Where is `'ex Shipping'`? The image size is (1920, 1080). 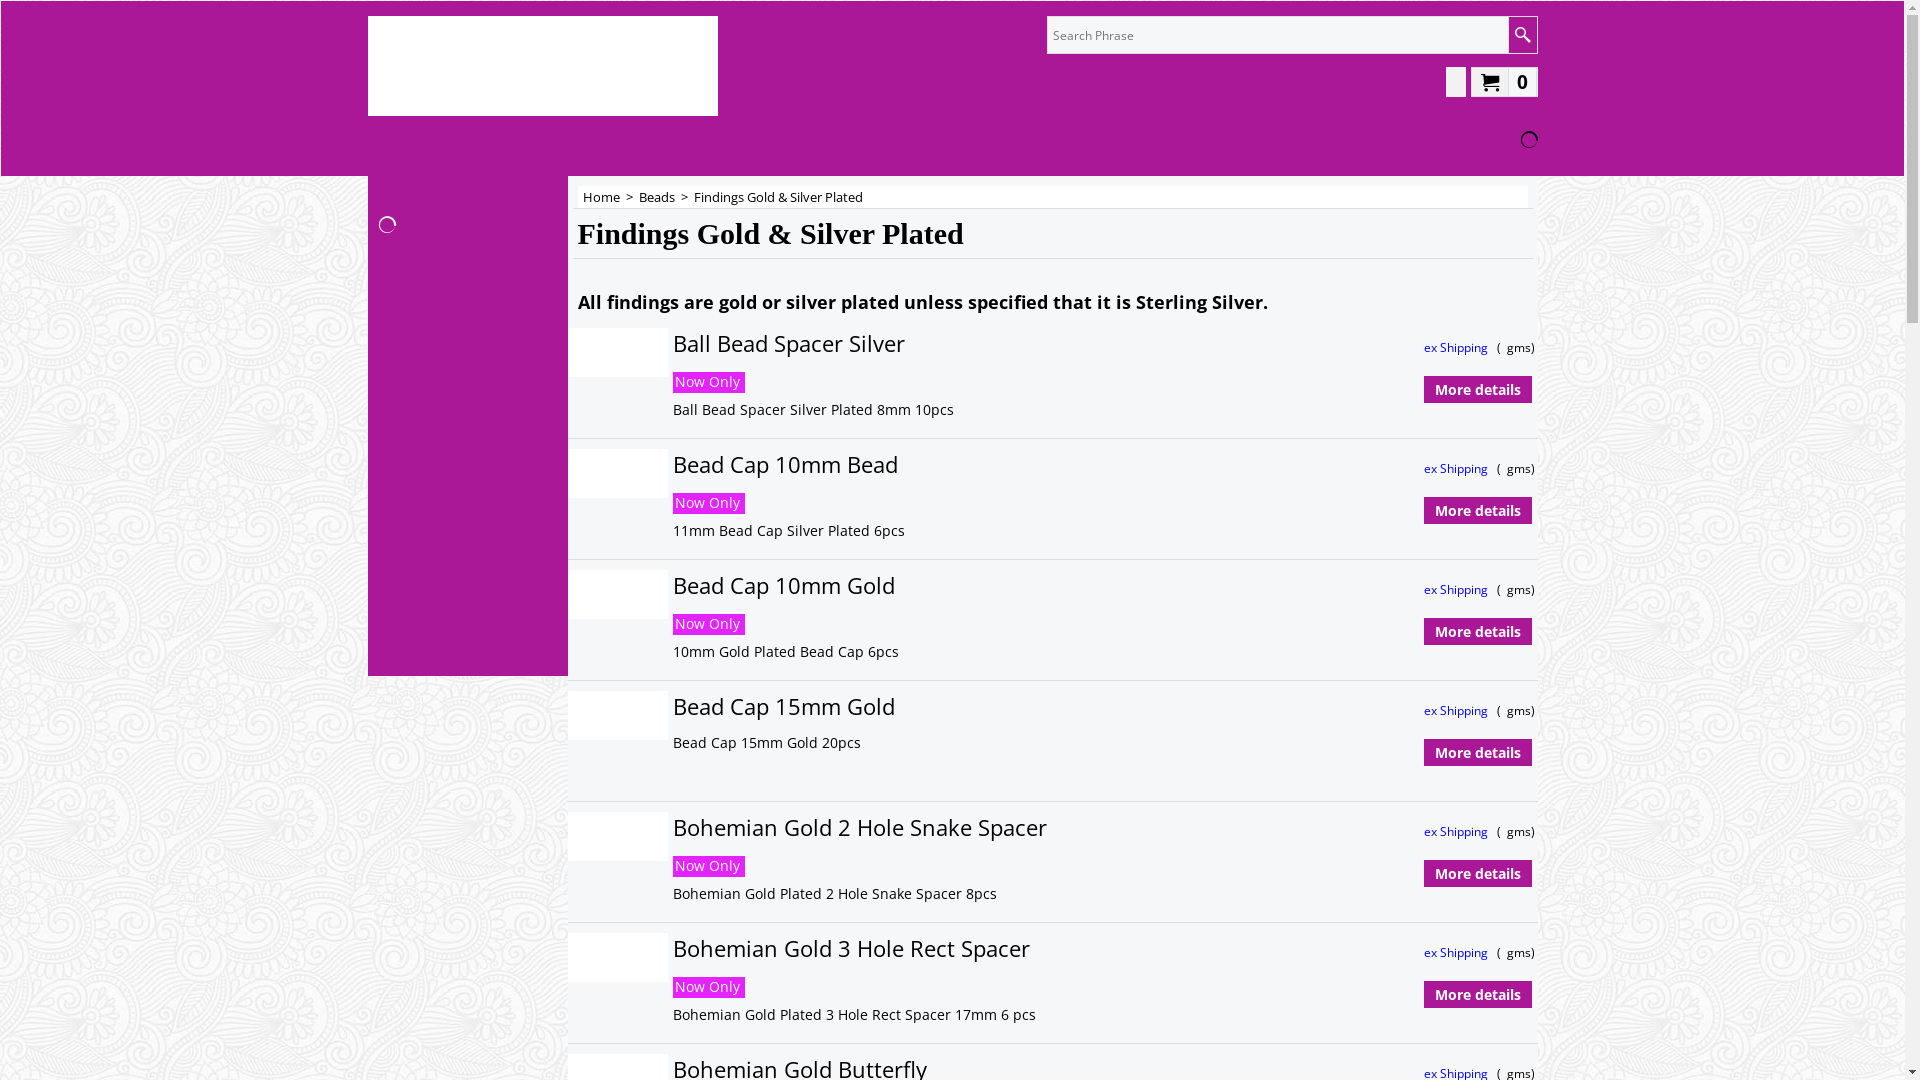
'ex Shipping' is located at coordinates (1457, 709).